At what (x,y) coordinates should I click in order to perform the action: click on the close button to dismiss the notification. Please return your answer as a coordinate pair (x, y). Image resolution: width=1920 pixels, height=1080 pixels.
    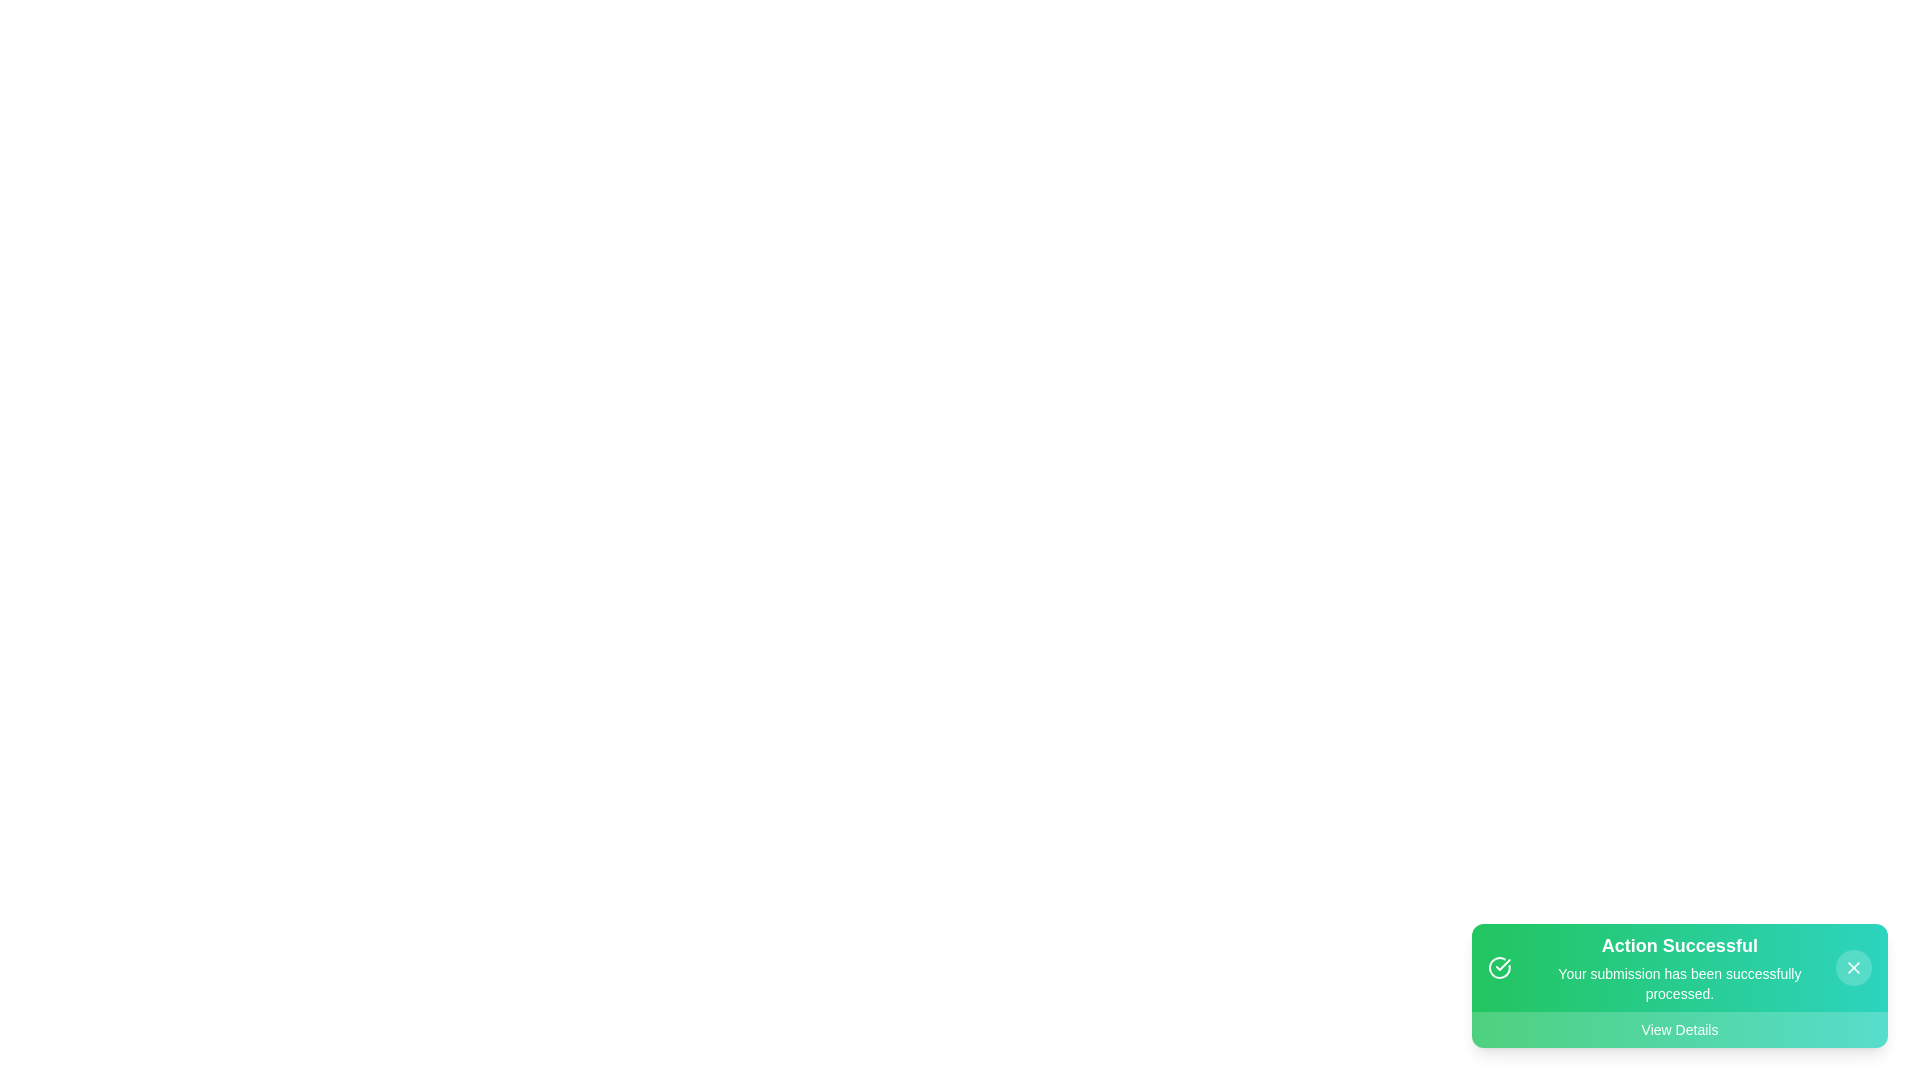
    Looking at the image, I should click on (1852, 967).